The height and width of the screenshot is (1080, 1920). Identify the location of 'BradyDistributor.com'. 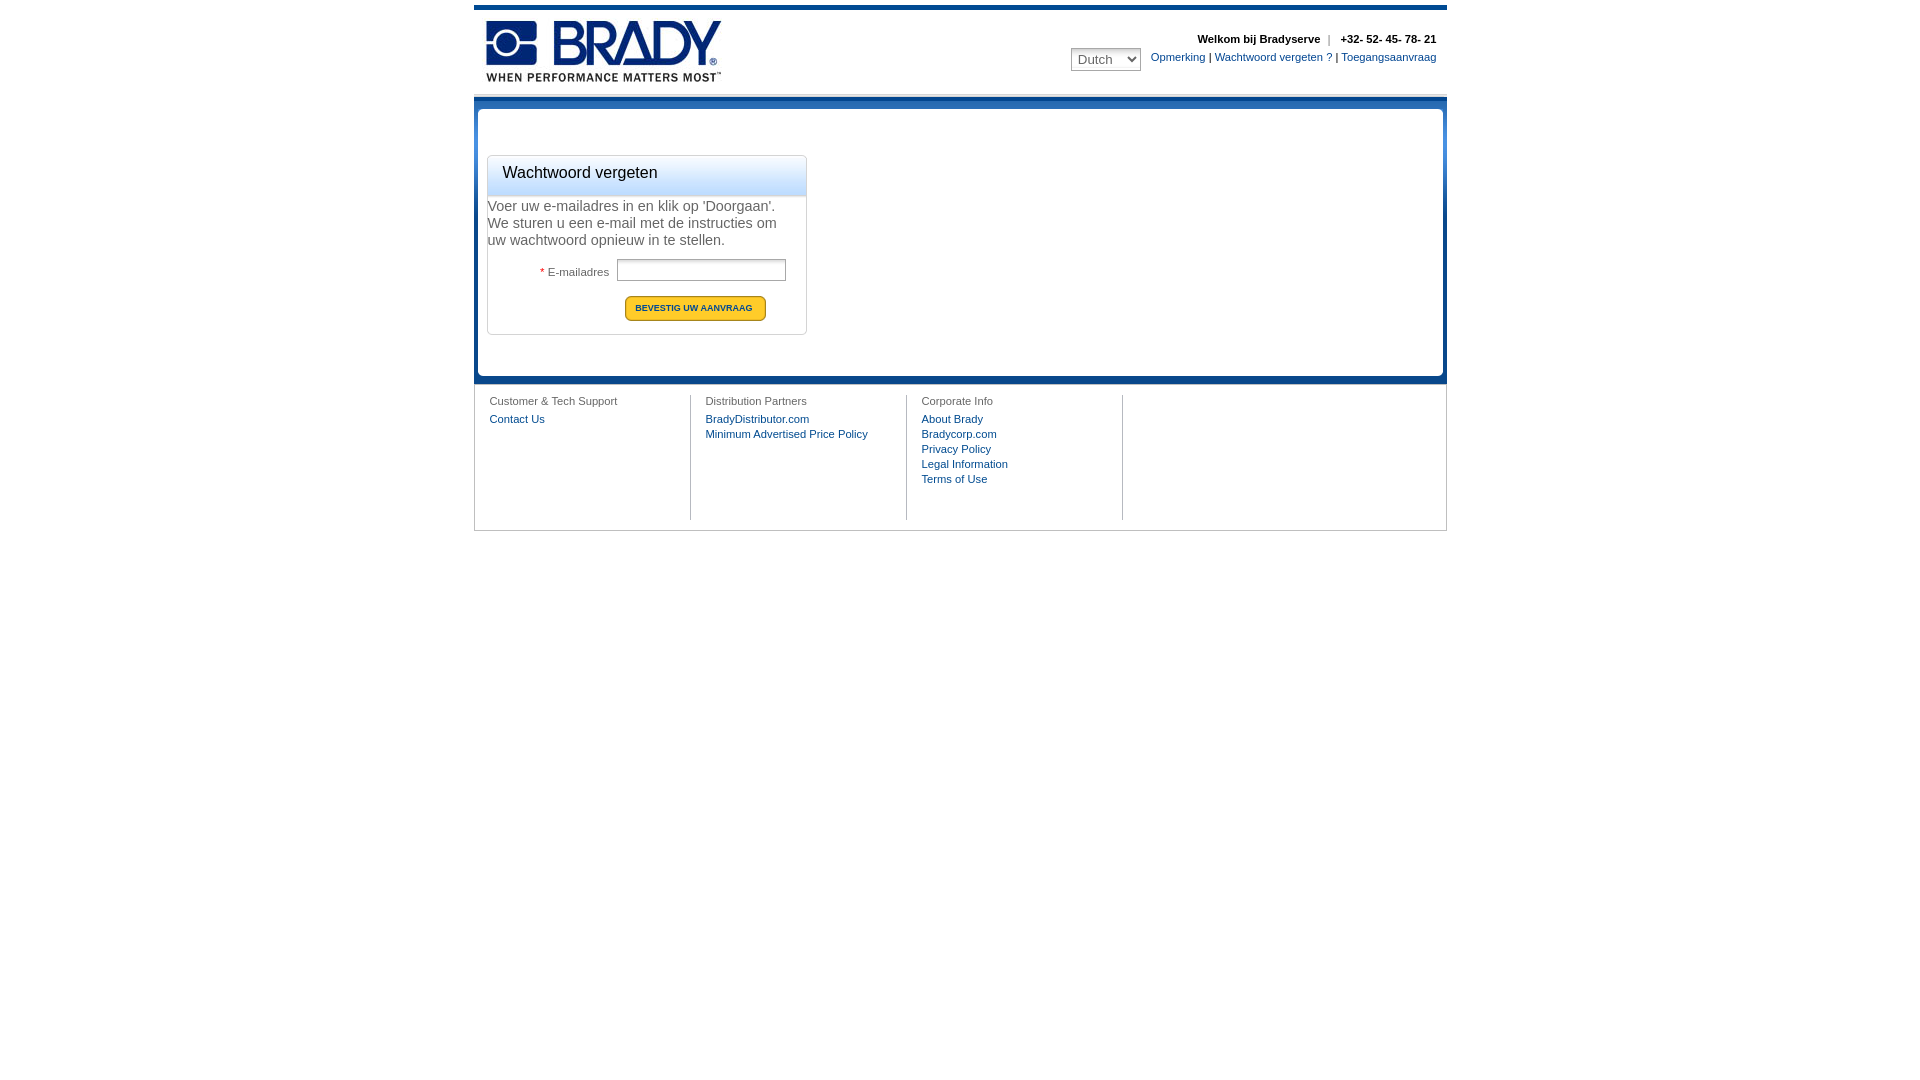
(757, 418).